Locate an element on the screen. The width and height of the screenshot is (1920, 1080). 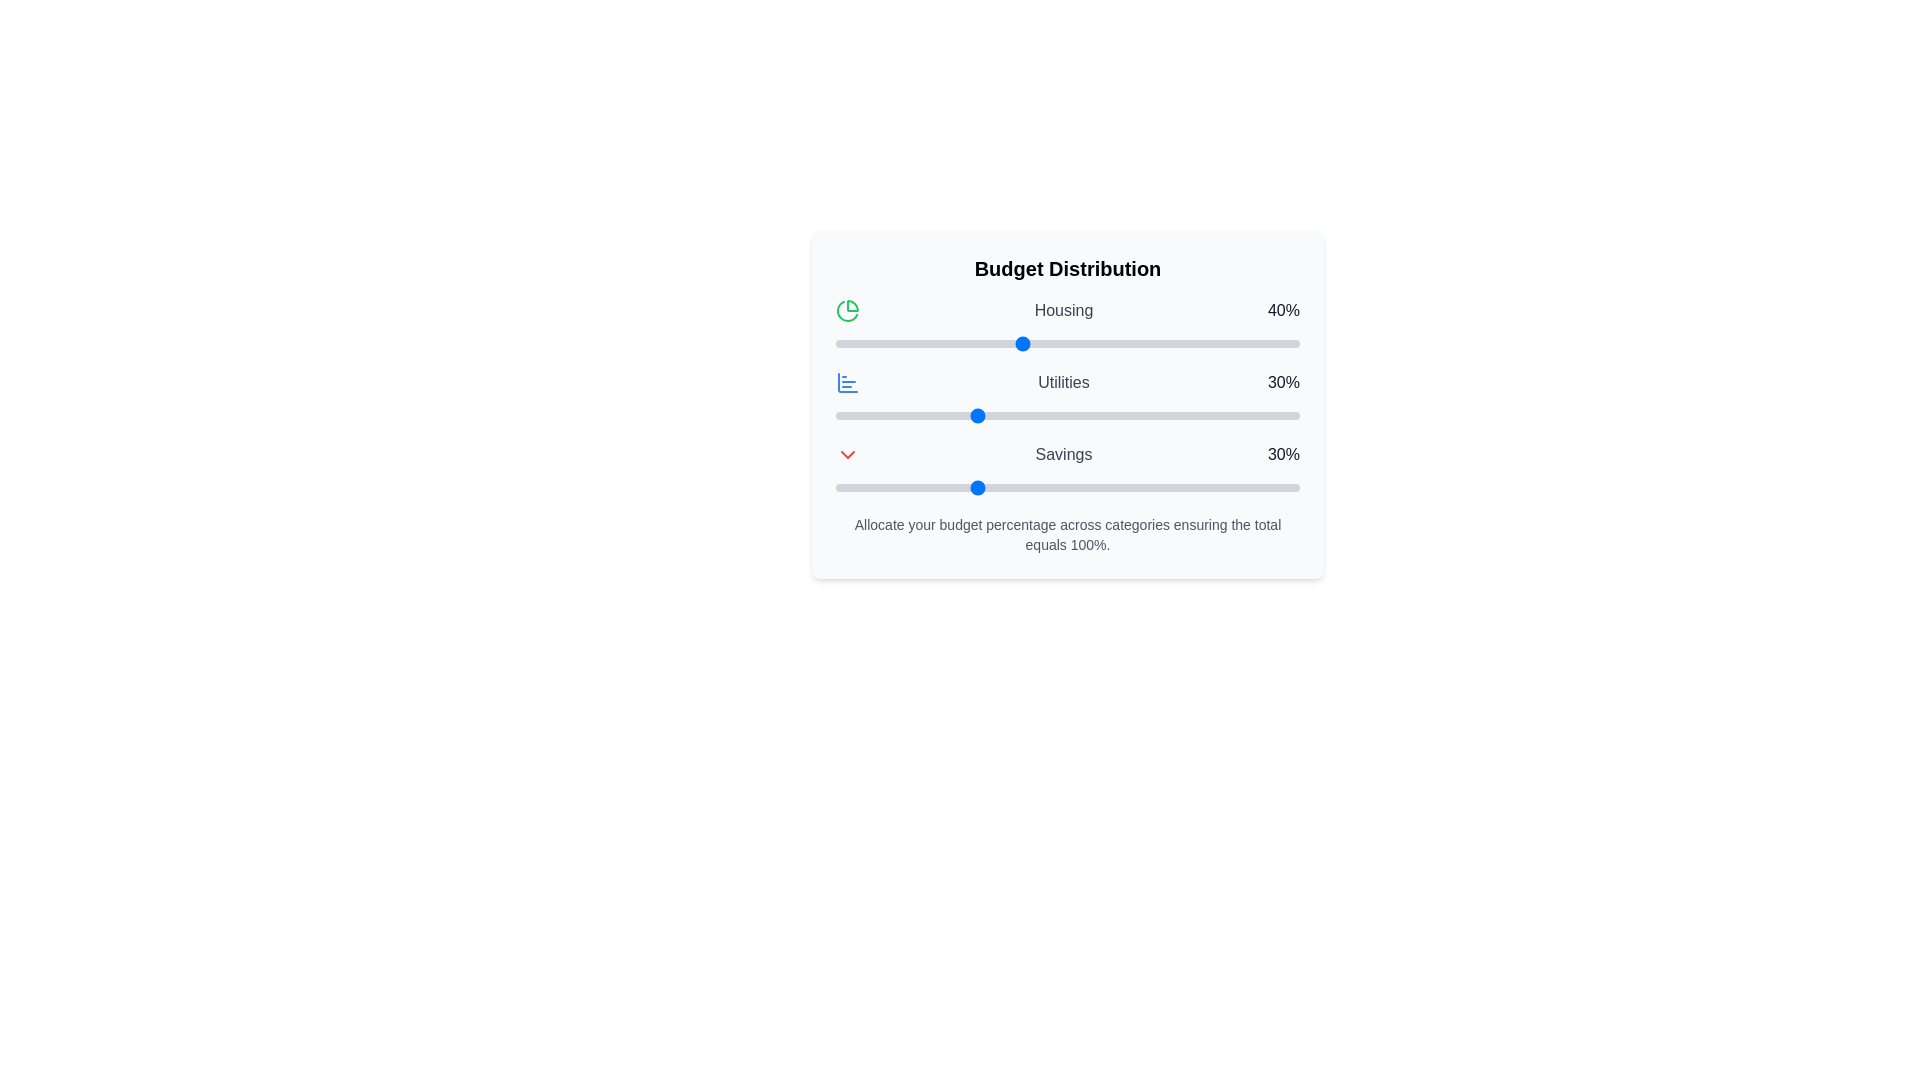
the blue thumb of the horizontal slider component labeled 'Housing' at 40% is located at coordinates (1067, 326).